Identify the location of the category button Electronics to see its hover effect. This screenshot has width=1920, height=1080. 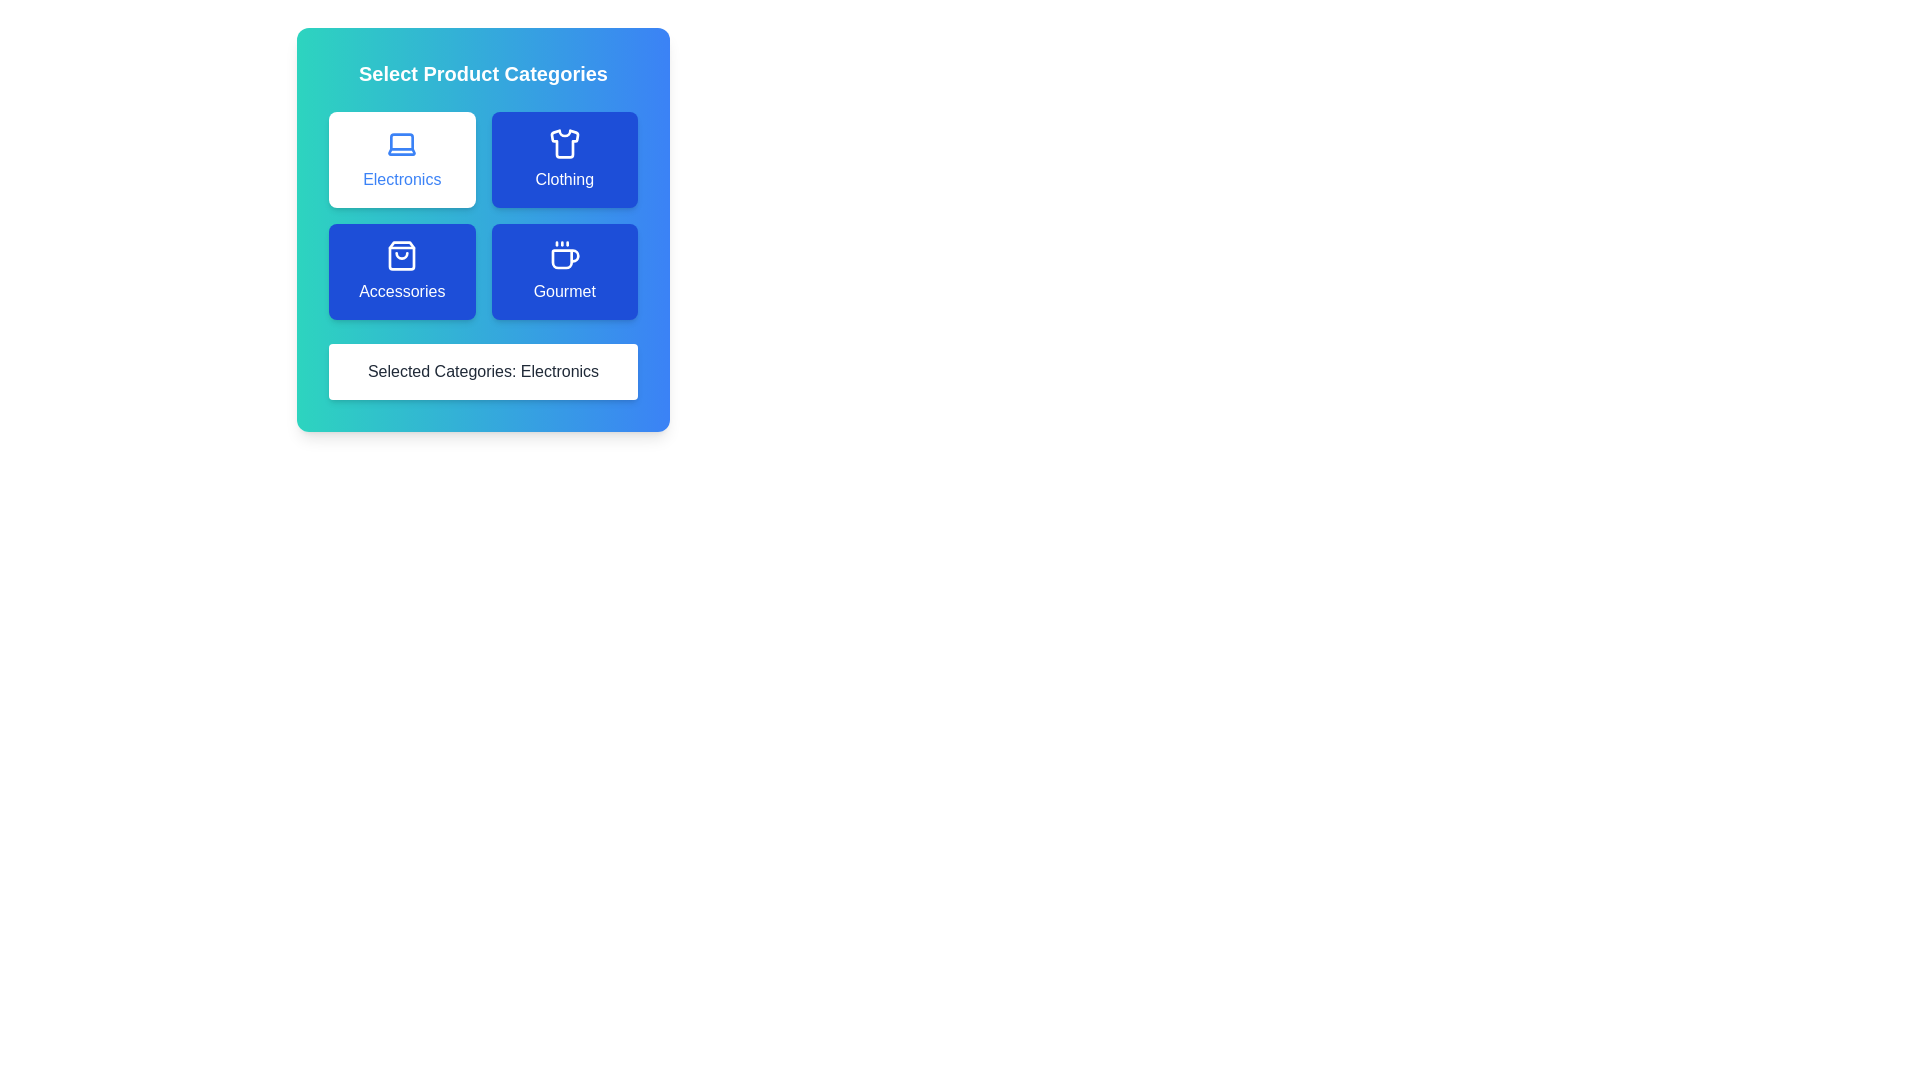
(401, 158).